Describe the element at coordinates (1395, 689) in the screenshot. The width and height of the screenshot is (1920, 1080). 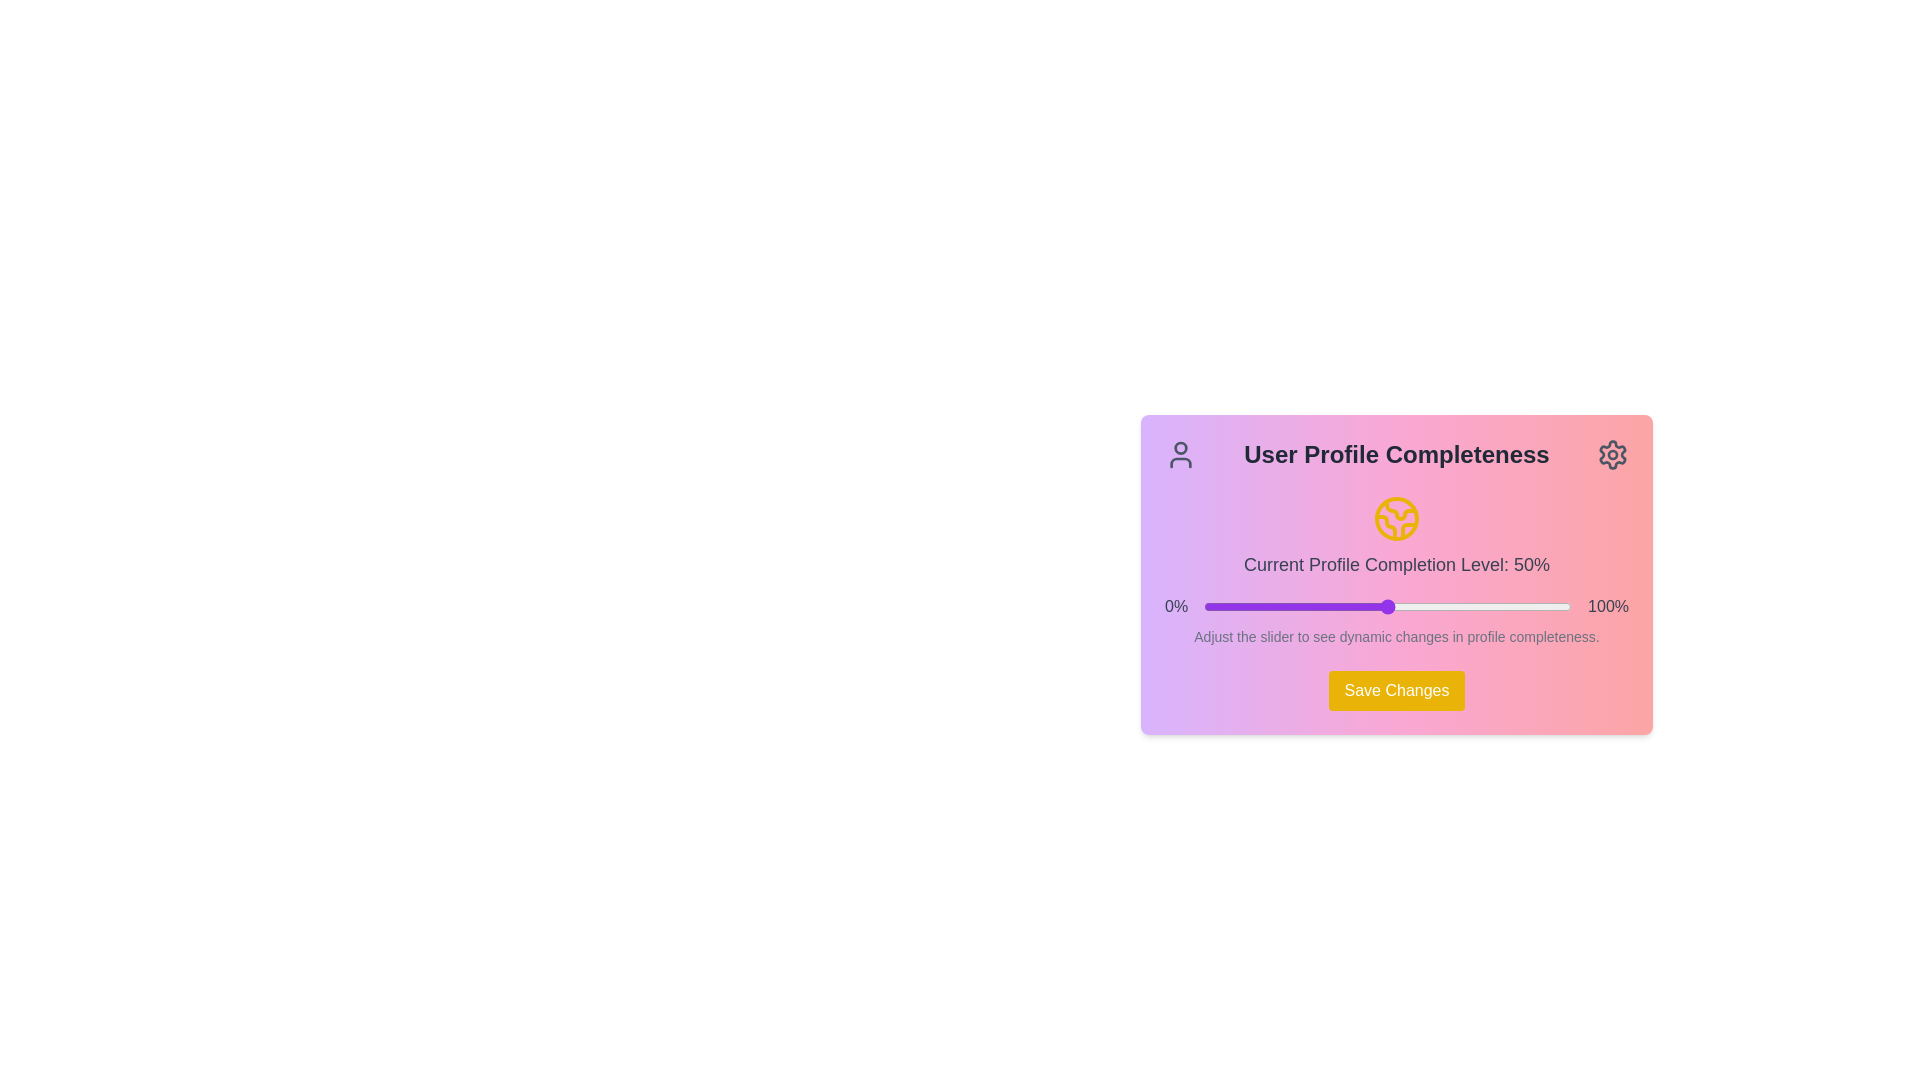
I see `the 'Save Changes' button located at the bottom of the 'User Profile Completeness' card, below the 'Current Profile Completion Level: 50%' slider` at that location.